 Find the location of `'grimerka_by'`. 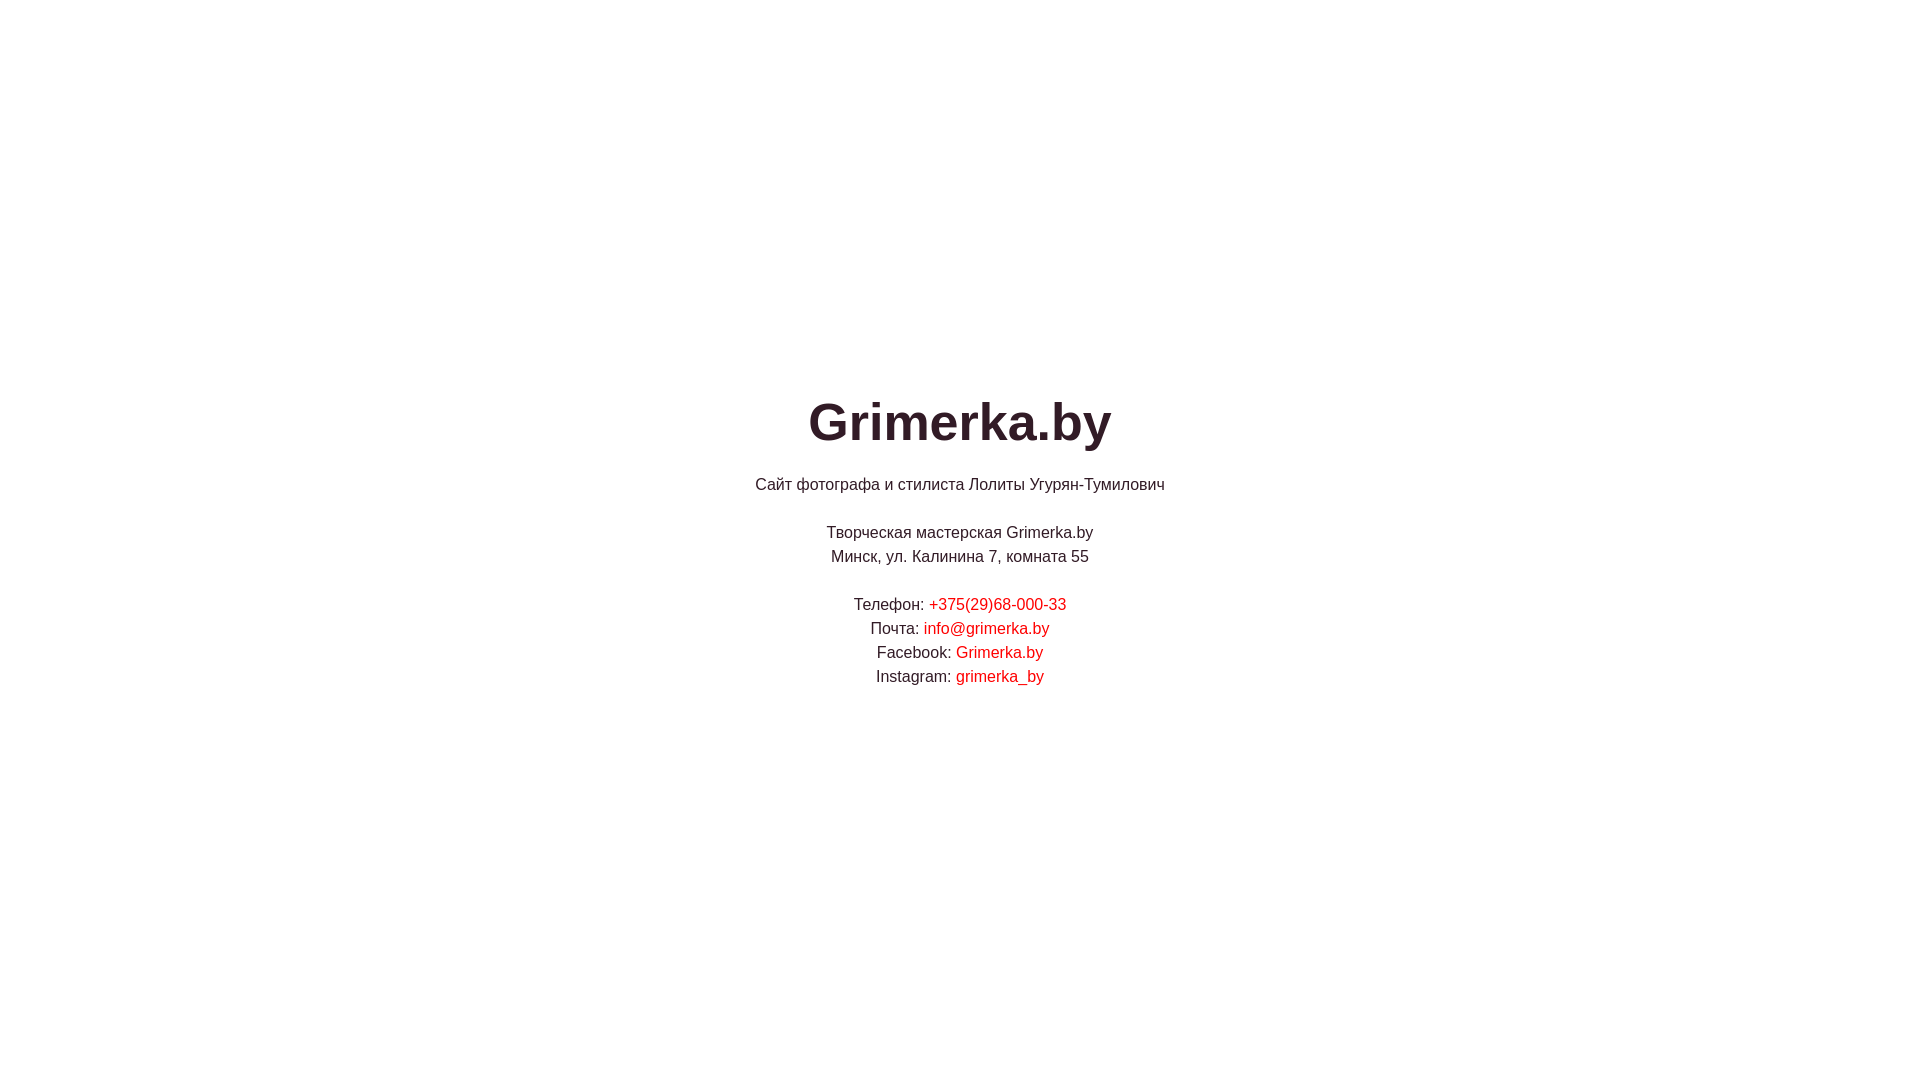

'grimerka_by' is located at coordinates (999, 675).